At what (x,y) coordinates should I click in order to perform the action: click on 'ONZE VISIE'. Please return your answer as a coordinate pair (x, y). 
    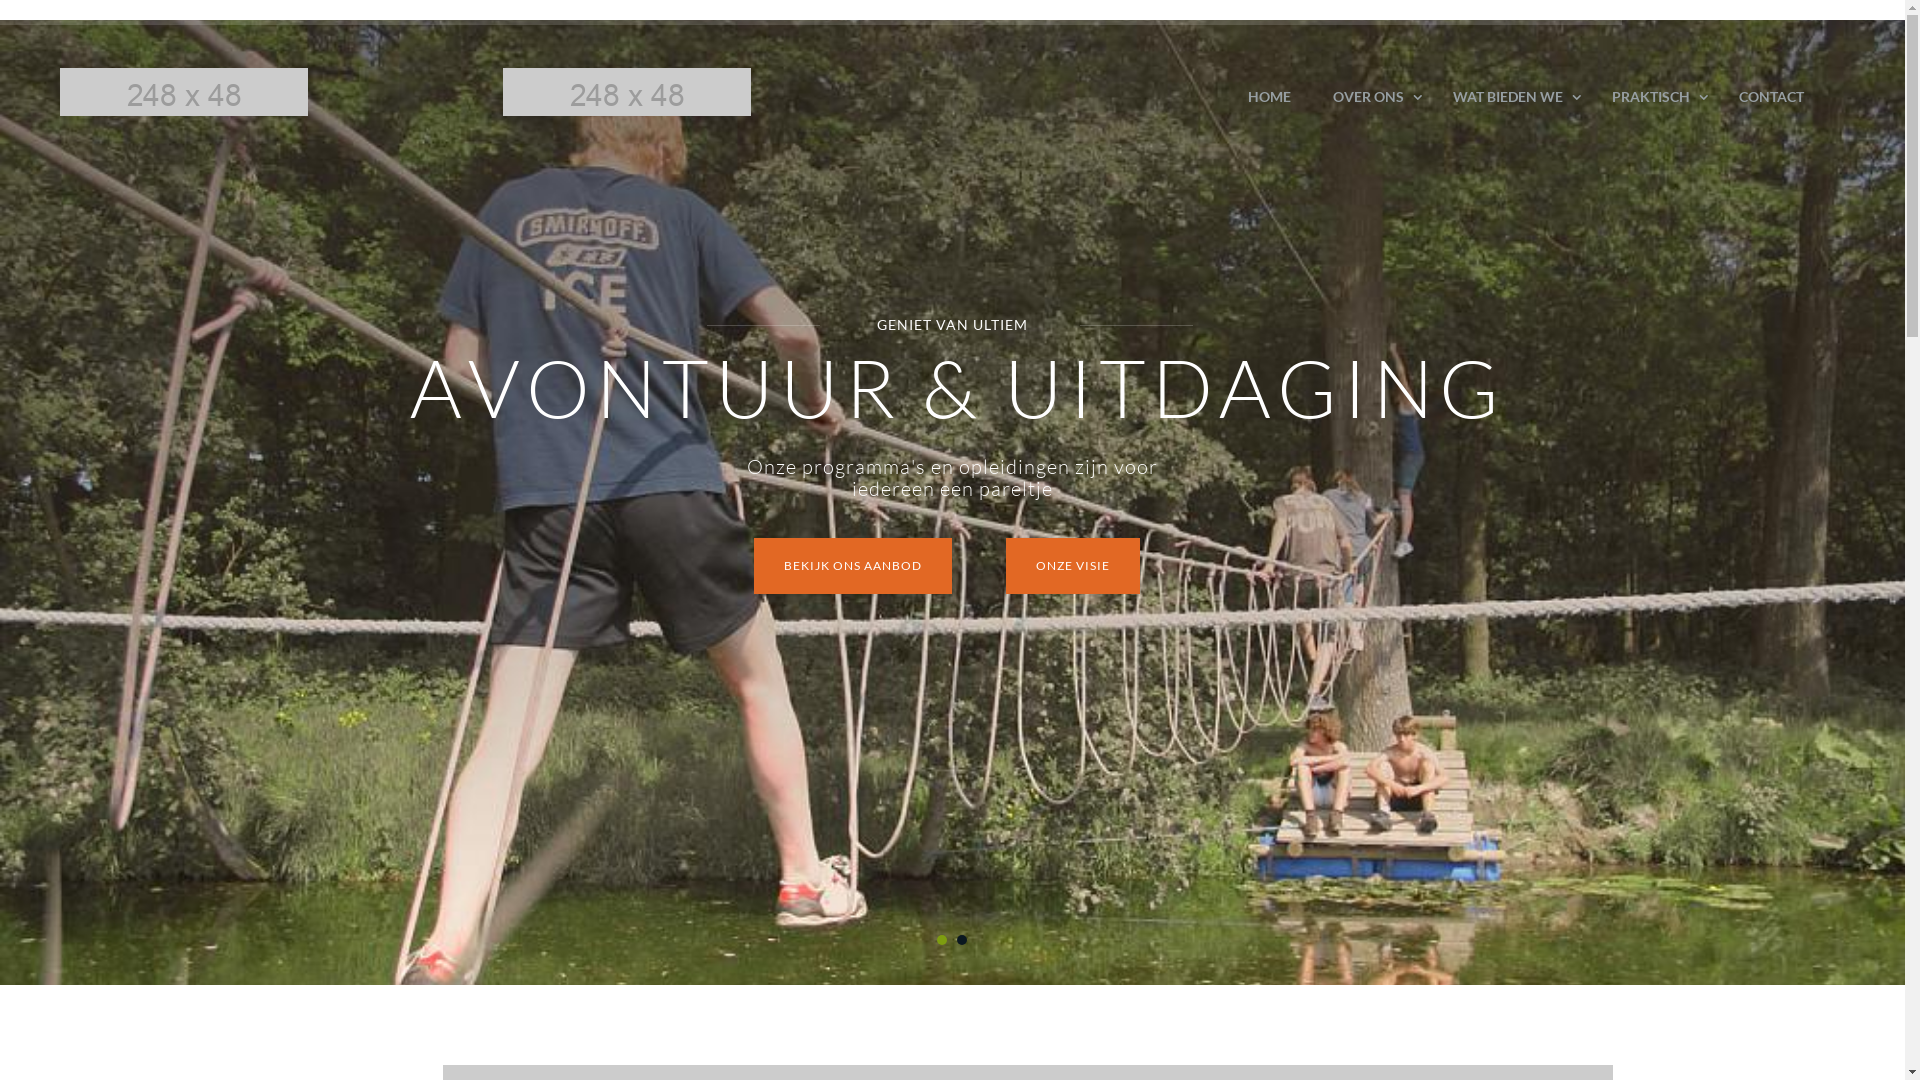
    Looking at the image, I should click on (1072, 565).